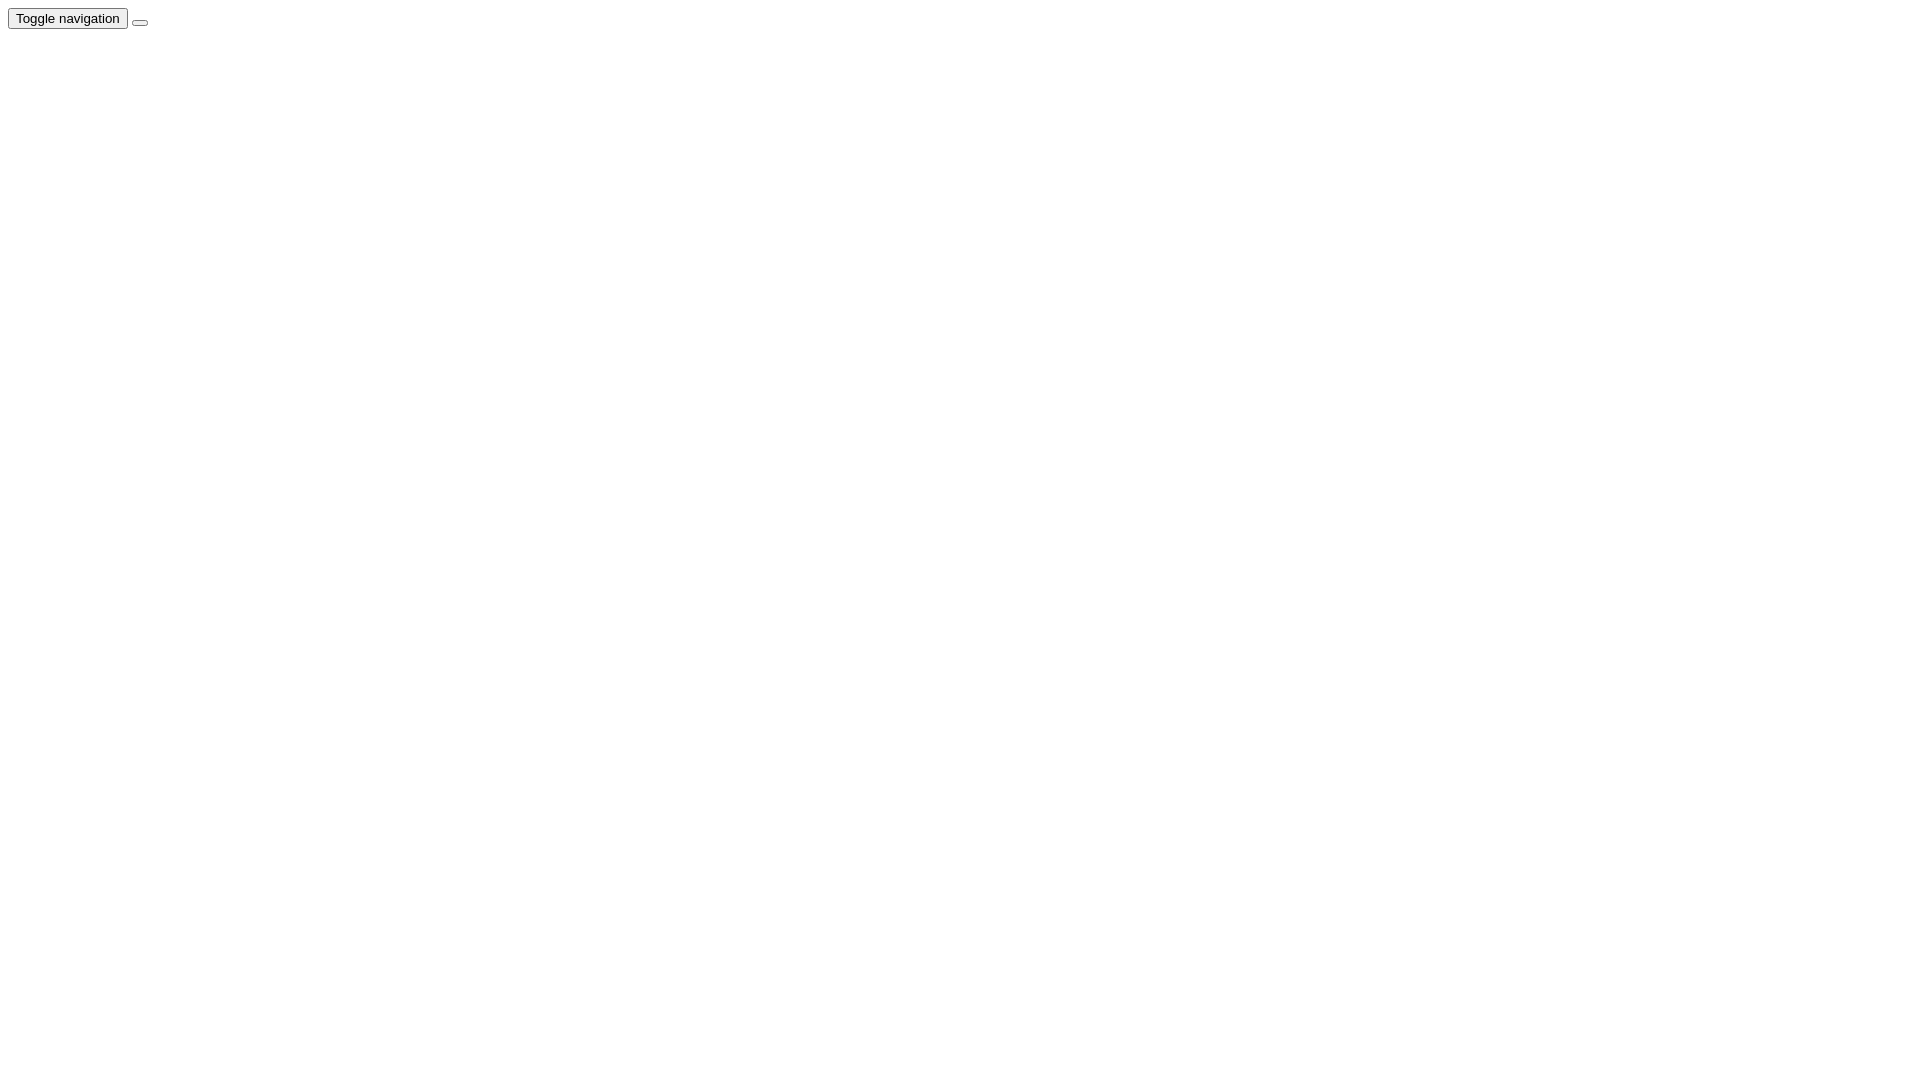 The image size is (1920, 1080). I want to click on 'Toggle navigation', so click(67, 18).